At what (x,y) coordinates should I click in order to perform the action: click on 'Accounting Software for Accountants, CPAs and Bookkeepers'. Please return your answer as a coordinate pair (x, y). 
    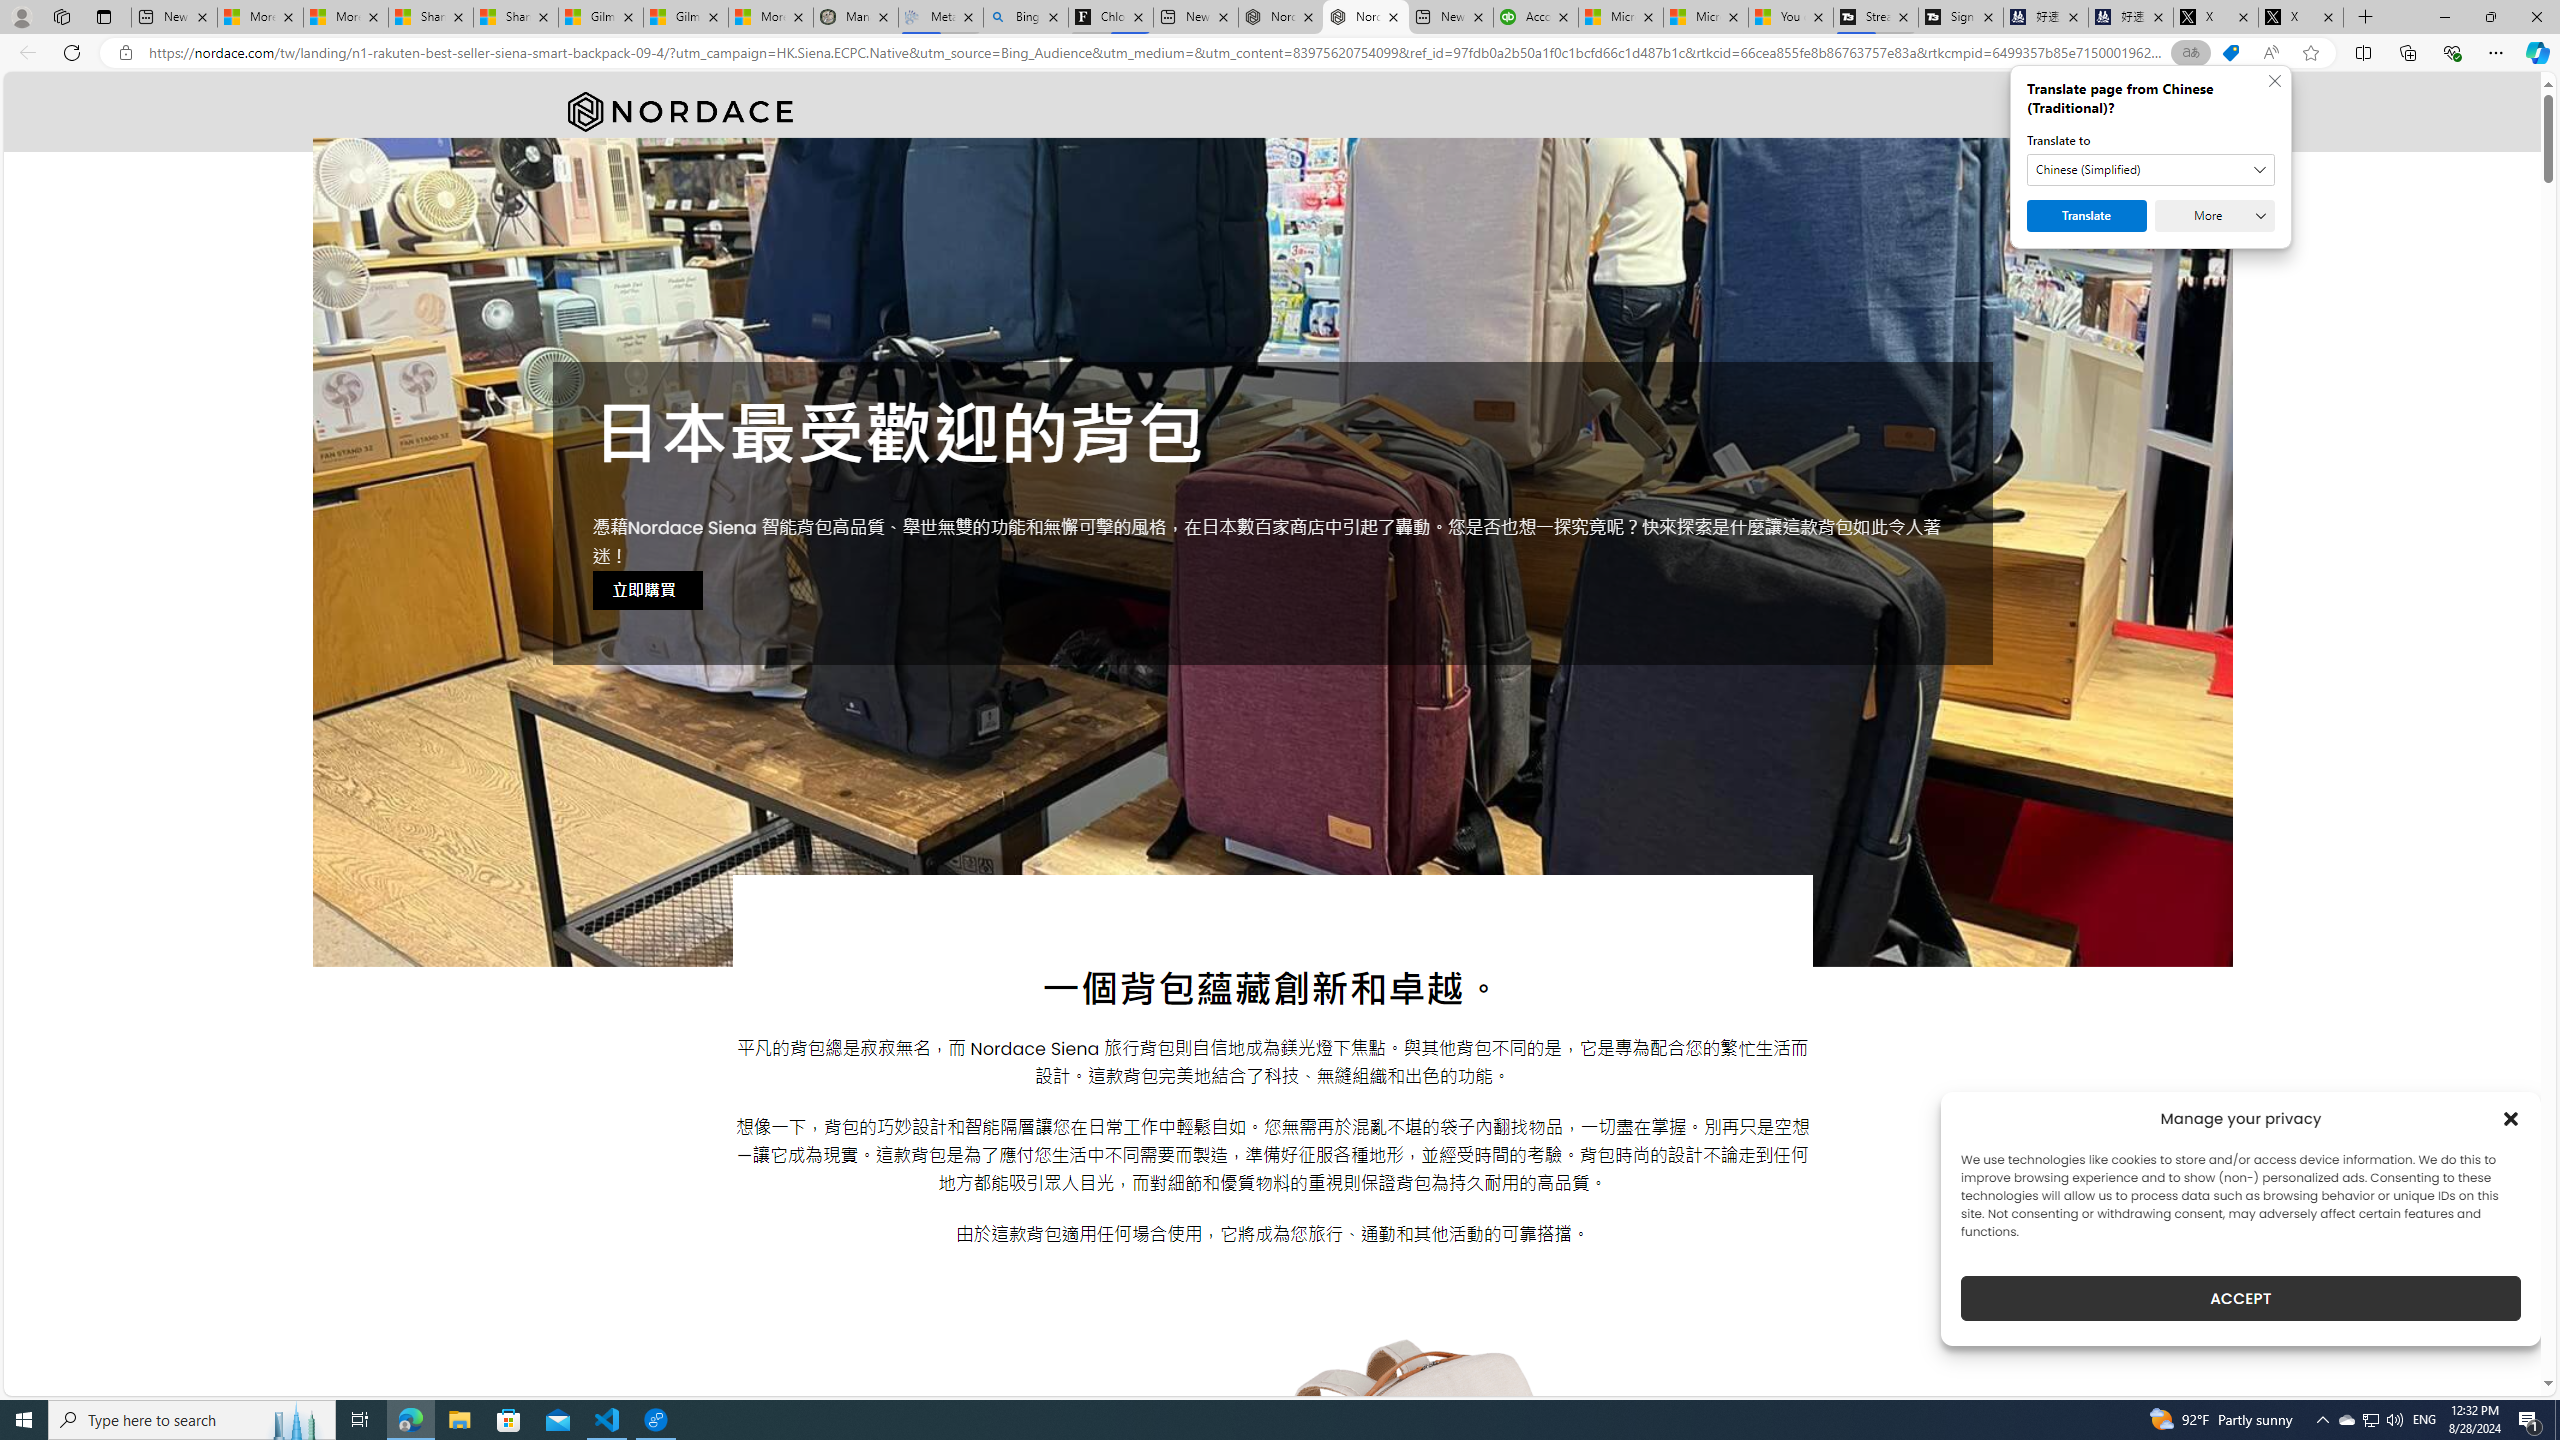
    Looking at the image, I should click on (1536, 16).